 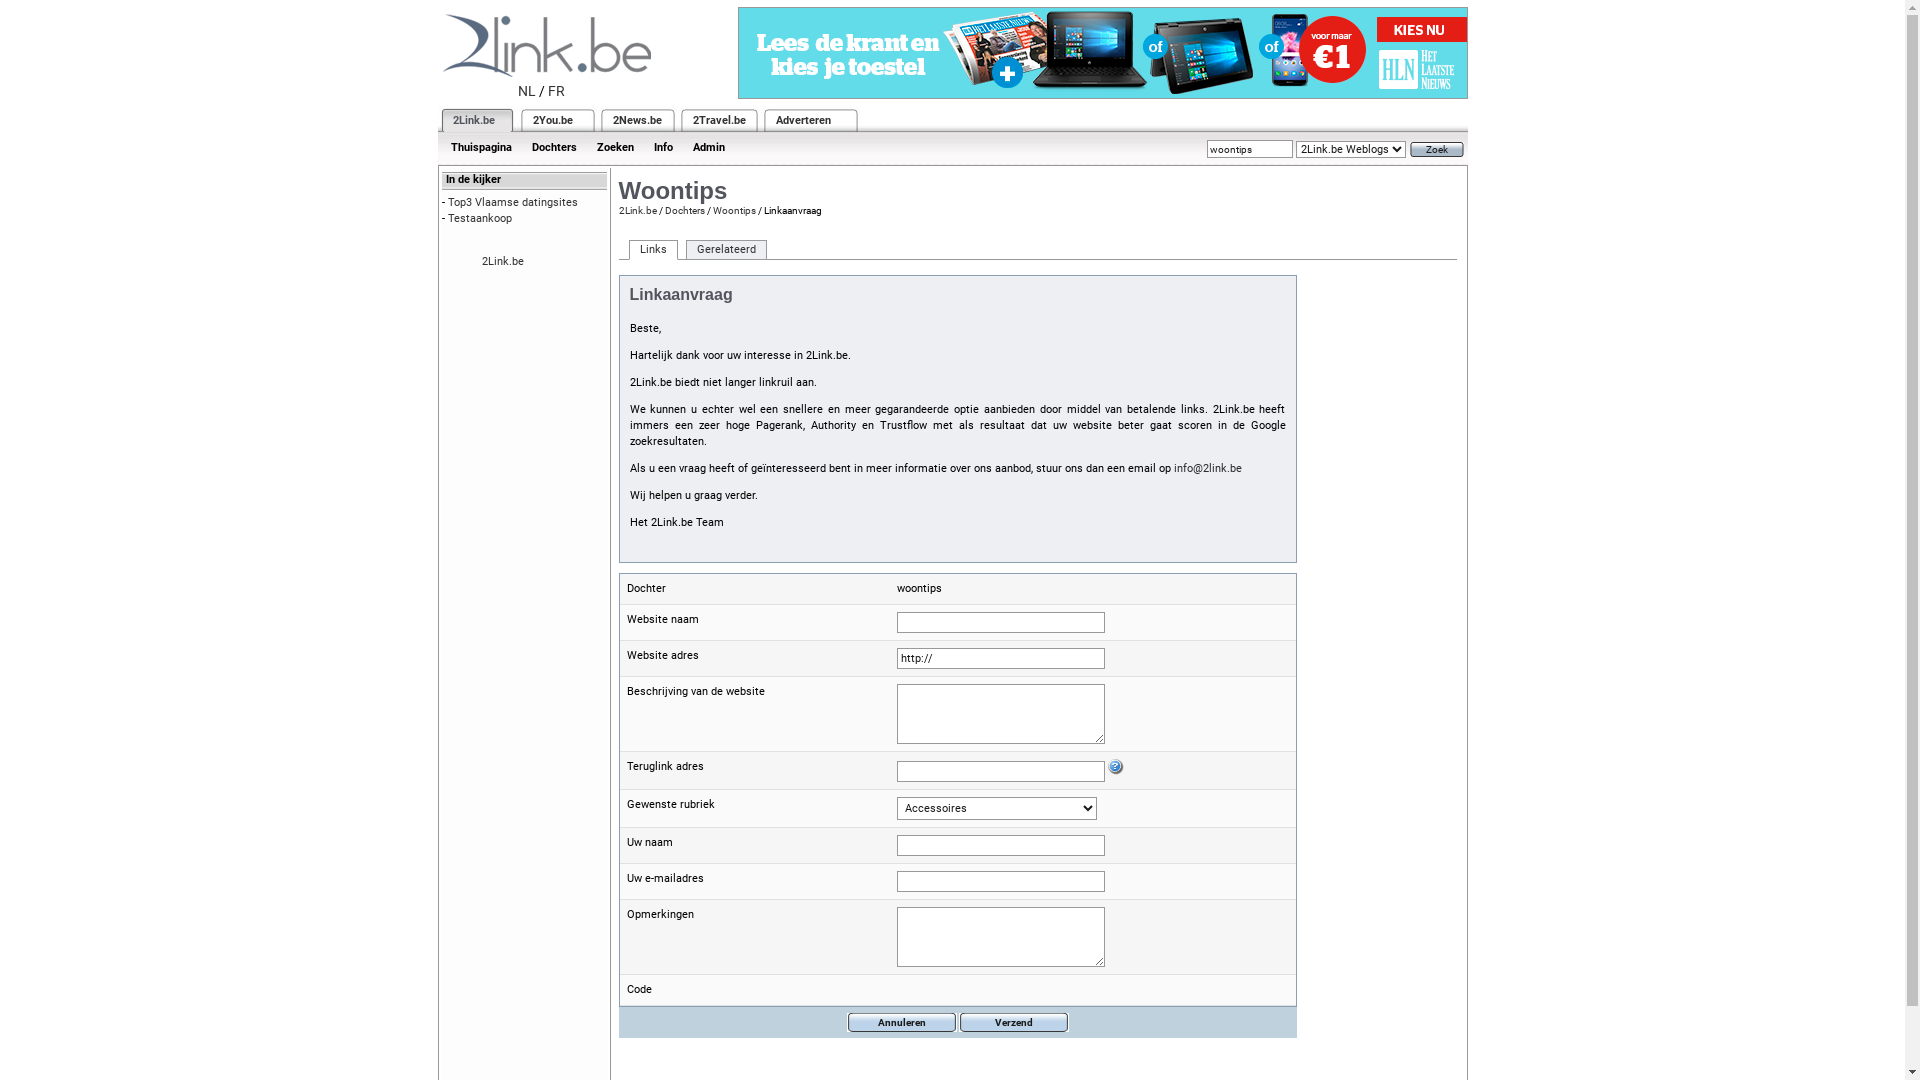 I want to click on 'Links', so click(x=652, y=249).